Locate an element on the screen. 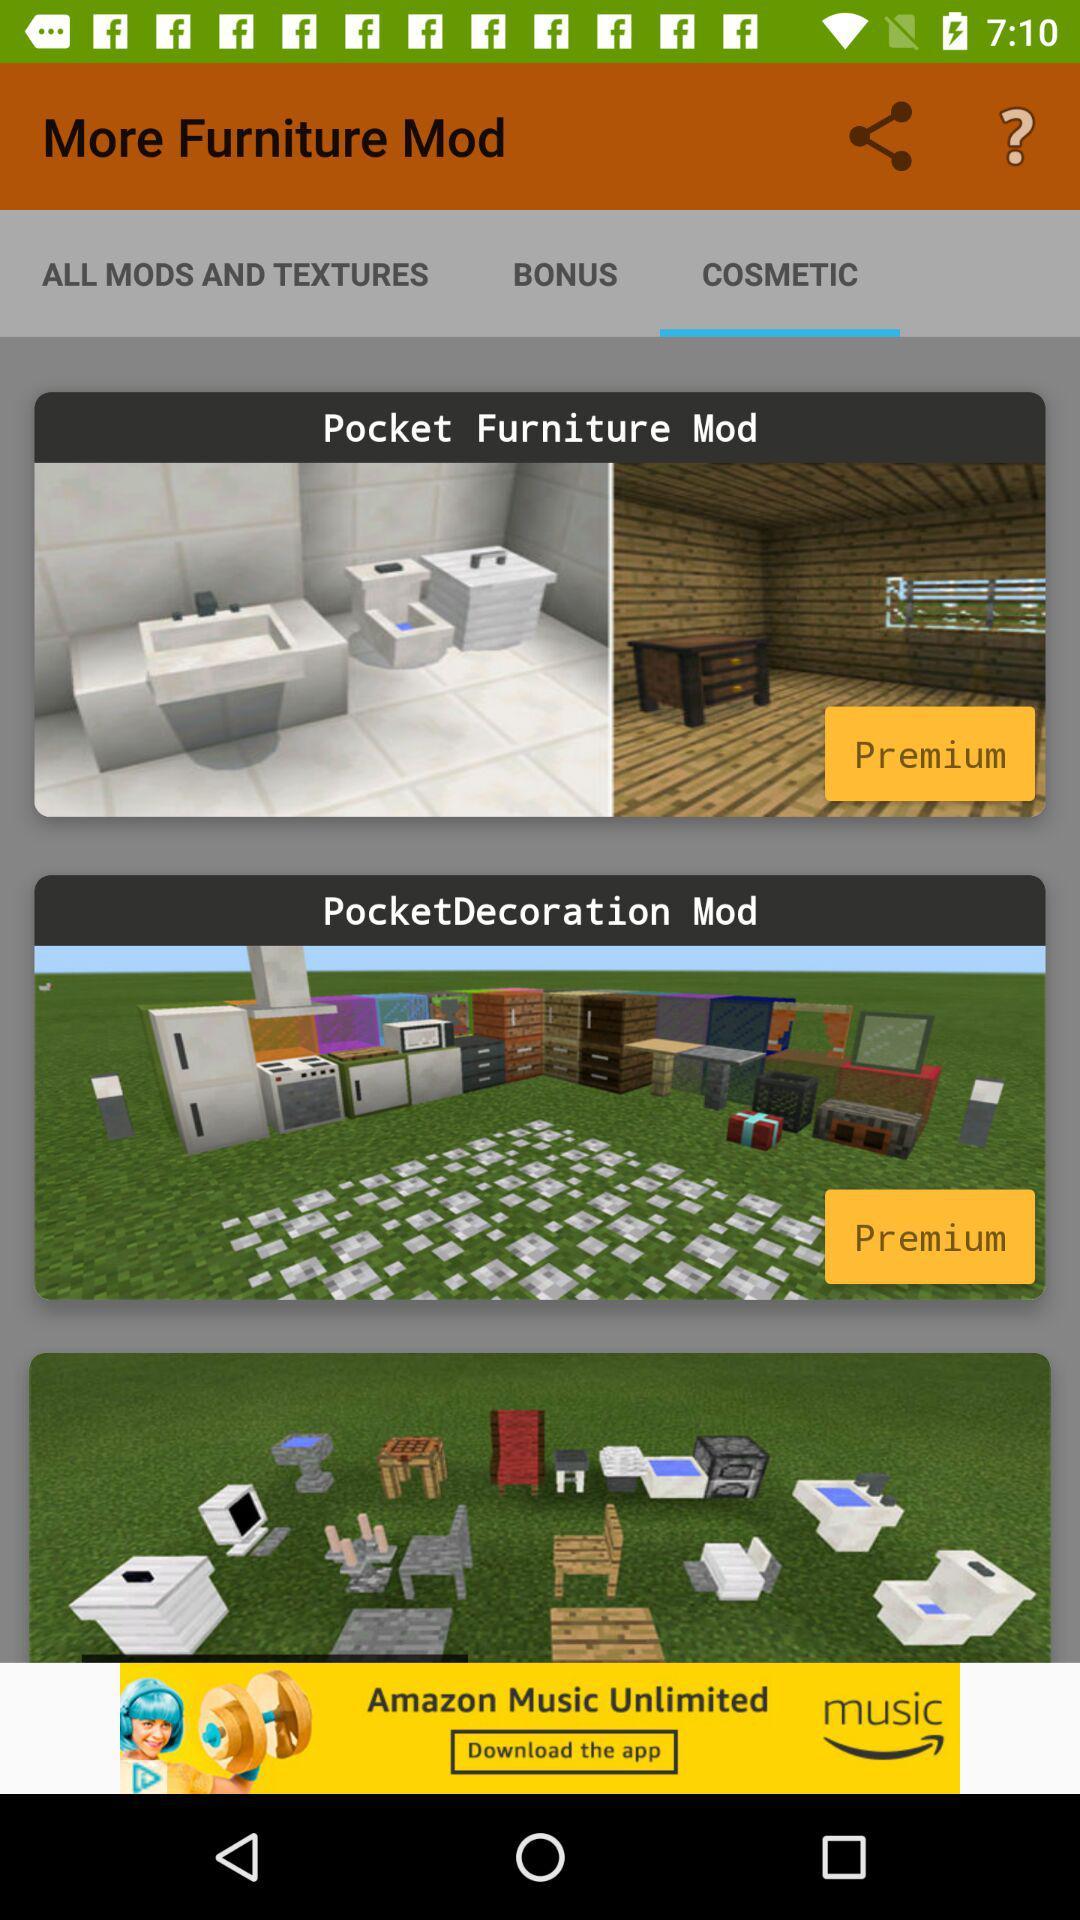 Image resolution: width=1080 pixels, height=1920 pixels. third option is located at coordinates (540, 1507).